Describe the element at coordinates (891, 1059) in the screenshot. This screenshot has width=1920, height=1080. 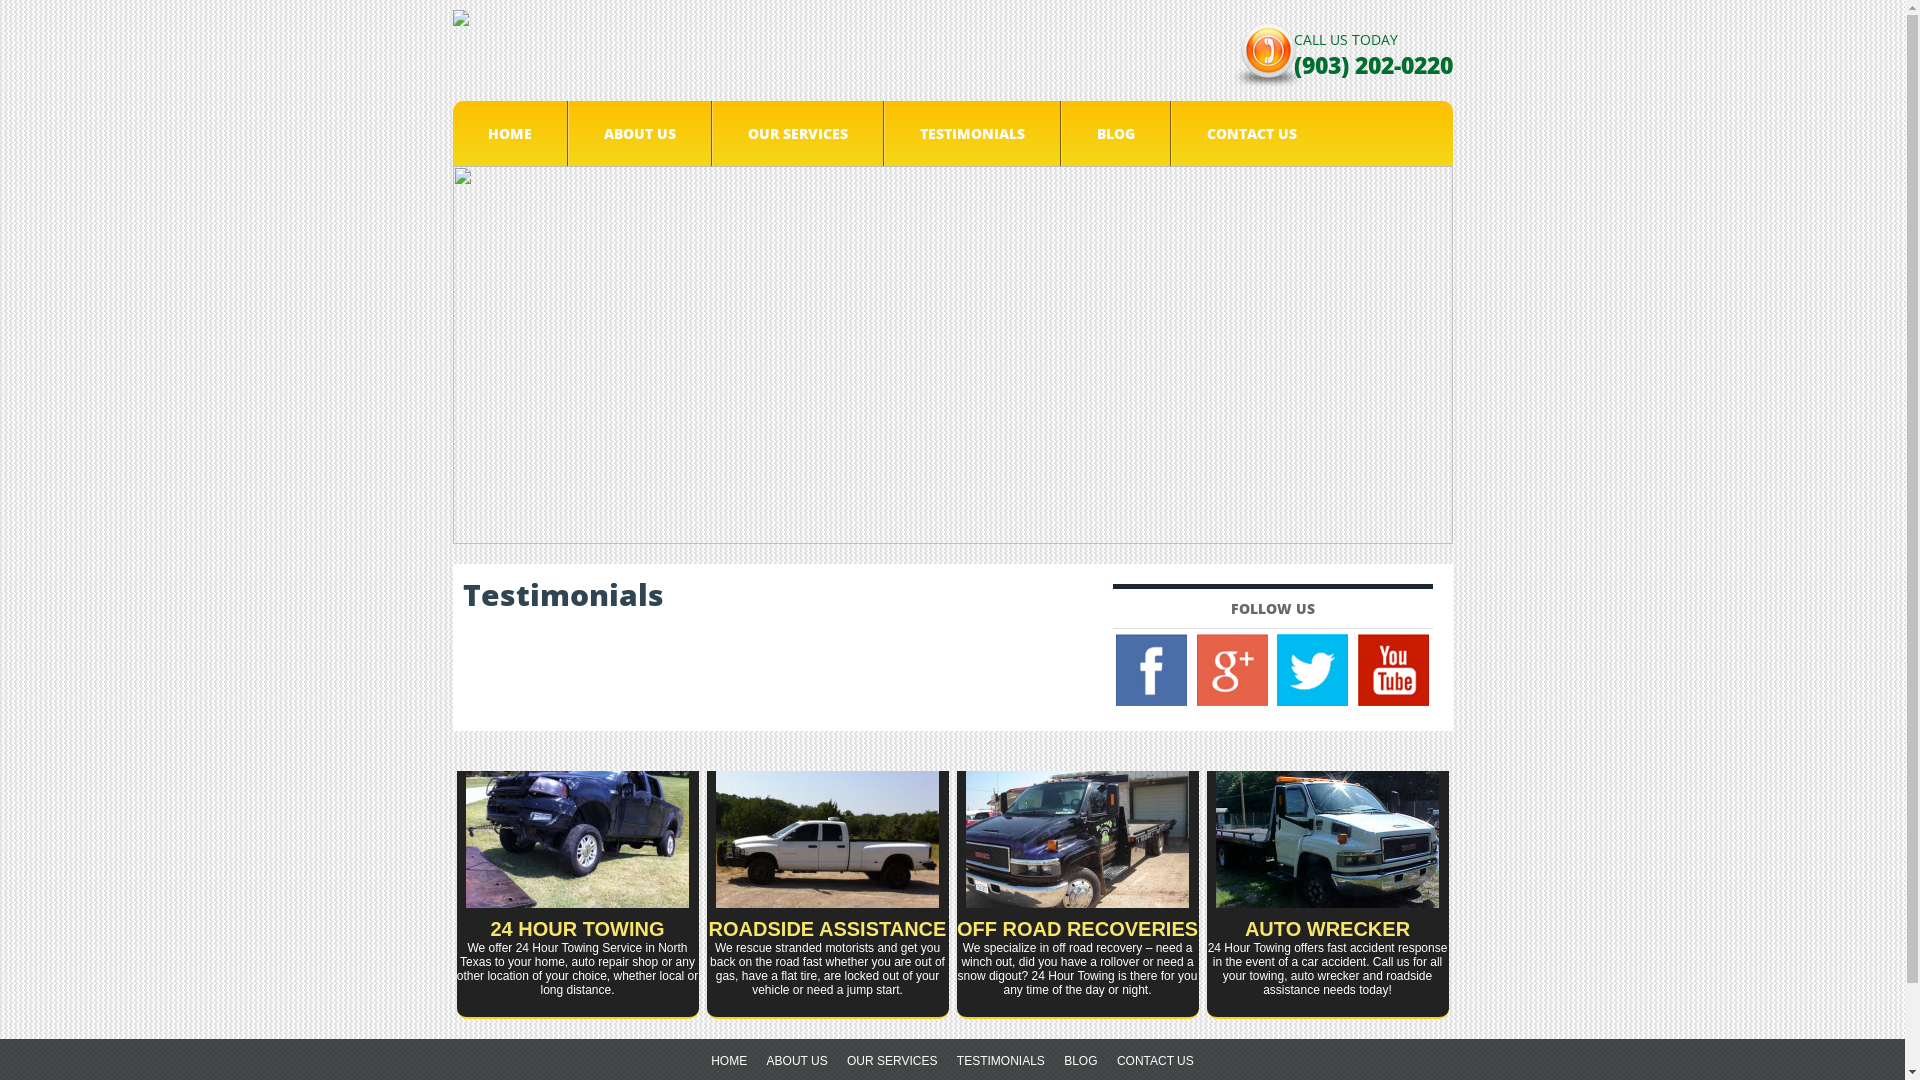
I see `'OUR SERVICES'` at that location.